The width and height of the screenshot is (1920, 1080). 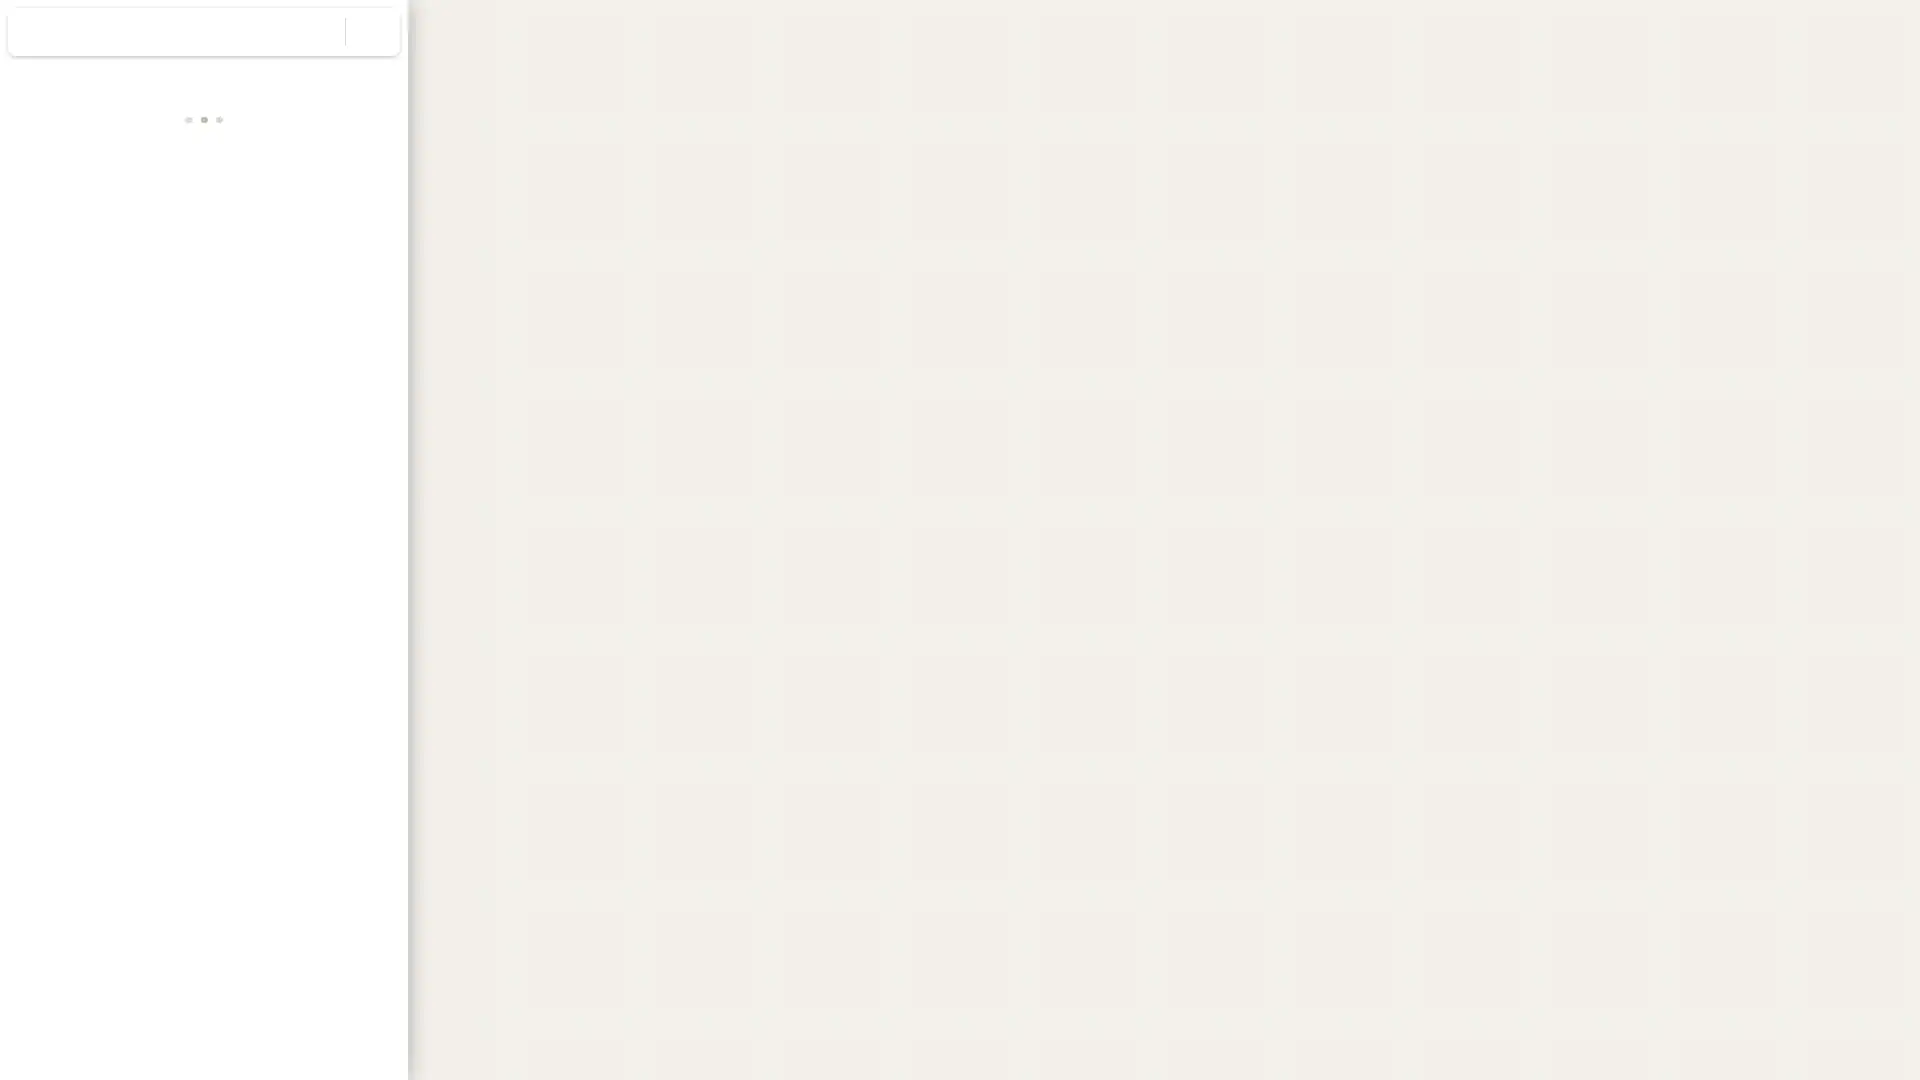 What do you see at coordinates (317, 31) in the screenshot?
I see `Search` at bounding box center [317, 31].